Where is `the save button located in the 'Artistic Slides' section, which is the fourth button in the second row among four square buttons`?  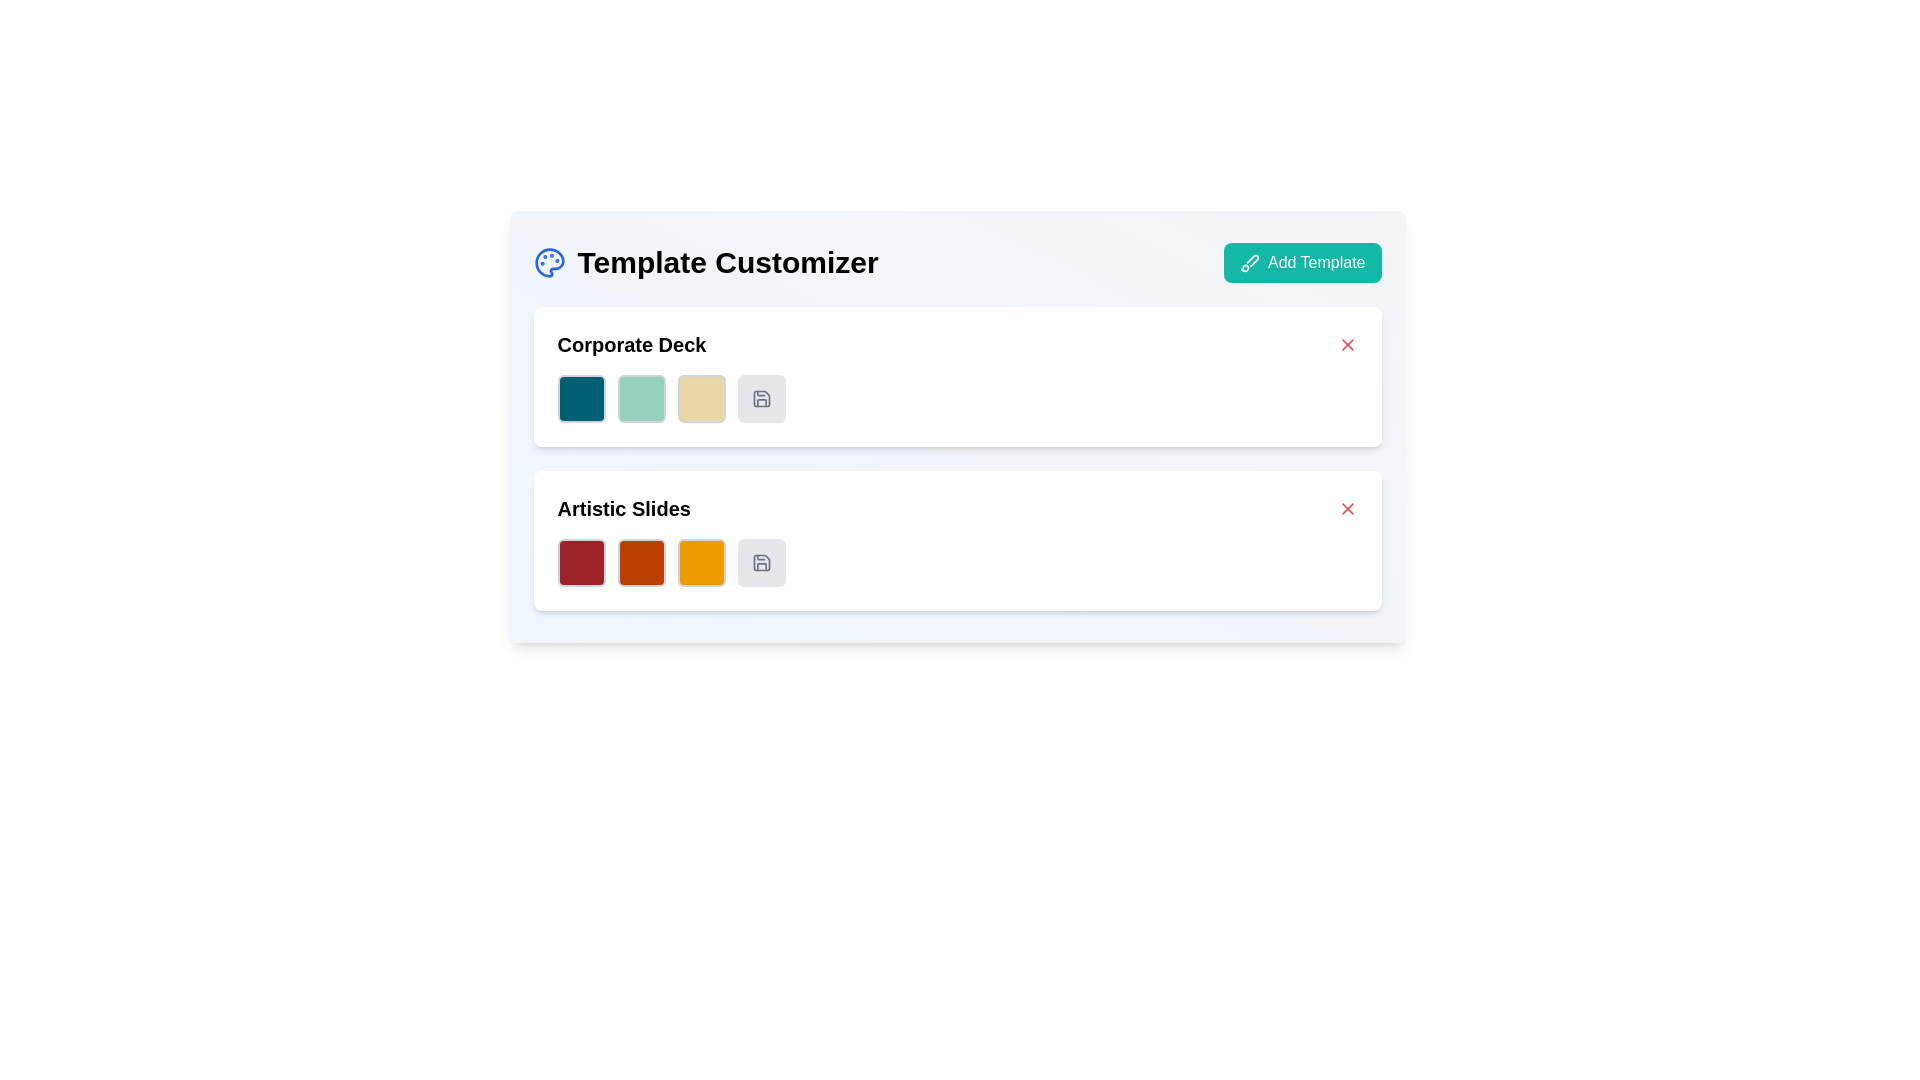 the save button located in the 'Artistic Slides' section, which is the fourth button in the second row among four square buttons is located at coordinates (760, 563).